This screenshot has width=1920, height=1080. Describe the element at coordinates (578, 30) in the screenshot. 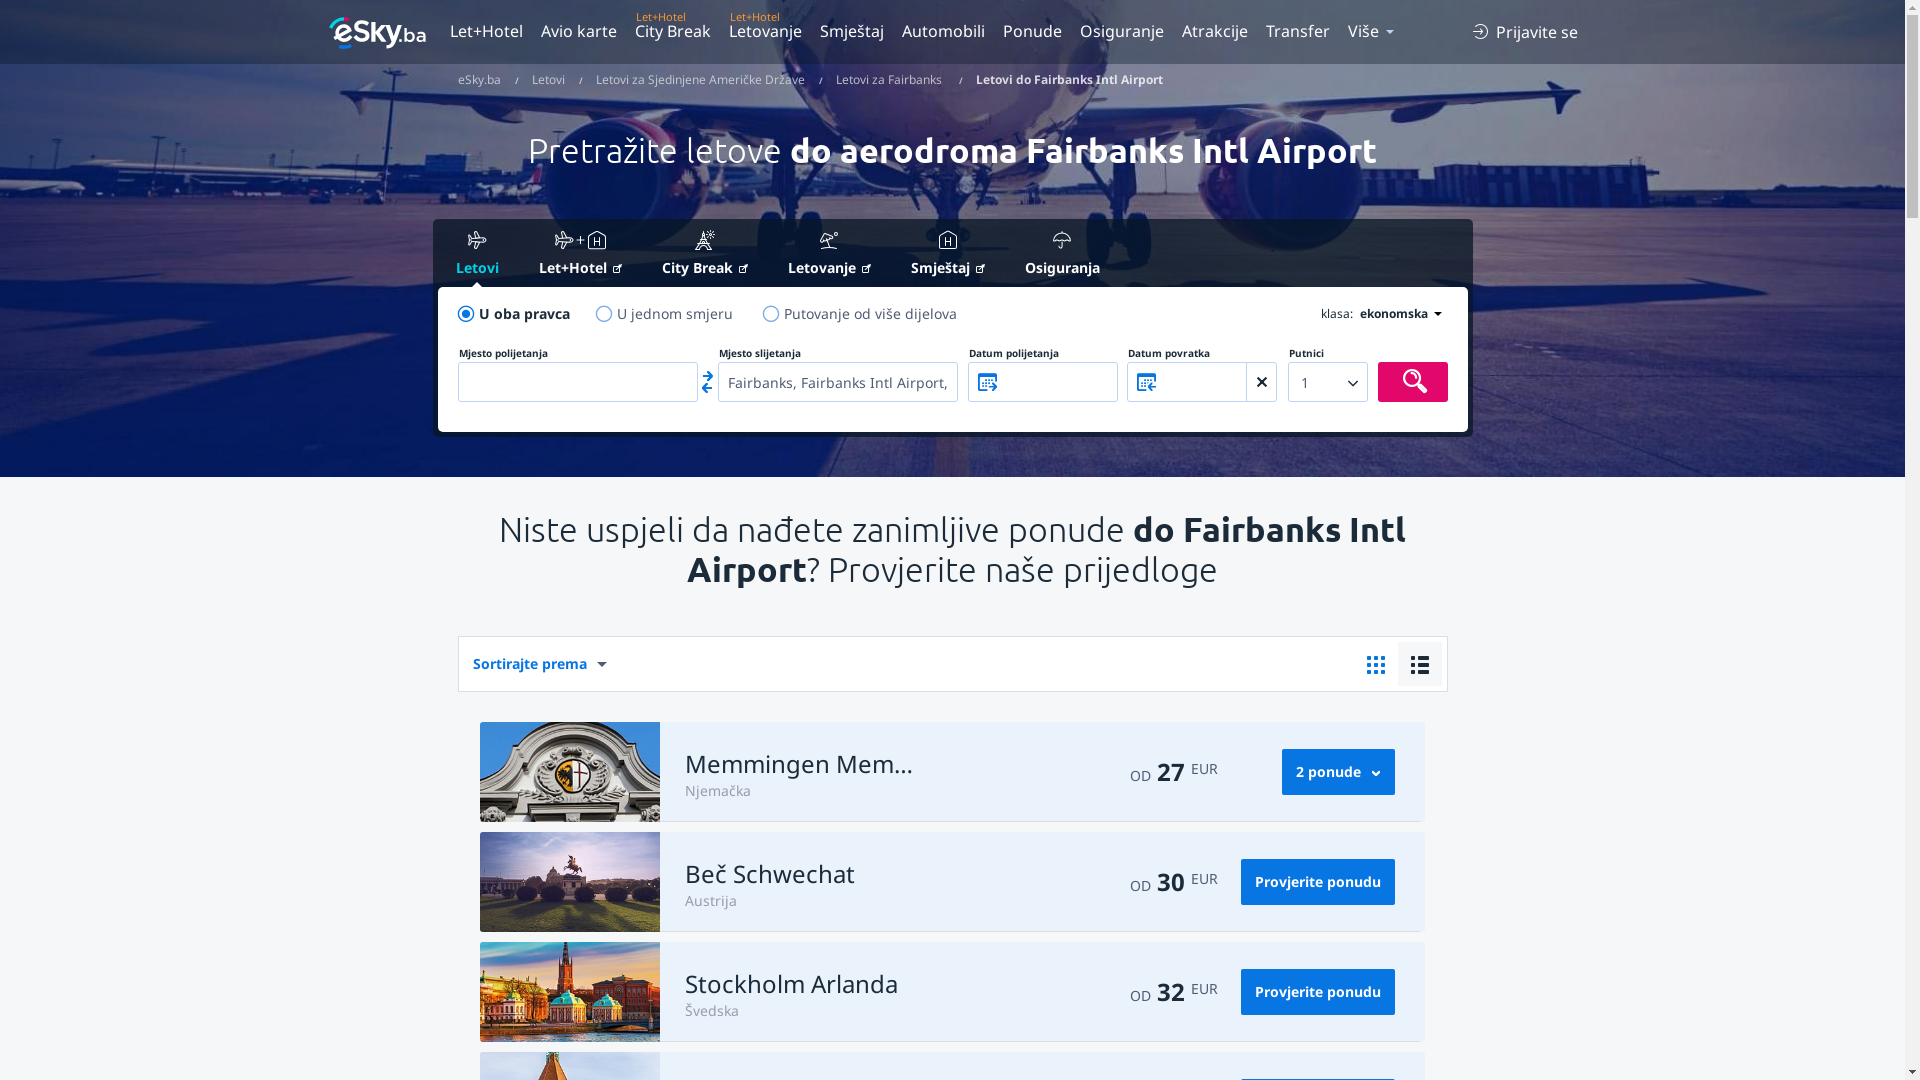

I see `'Avio karte'` at that location.